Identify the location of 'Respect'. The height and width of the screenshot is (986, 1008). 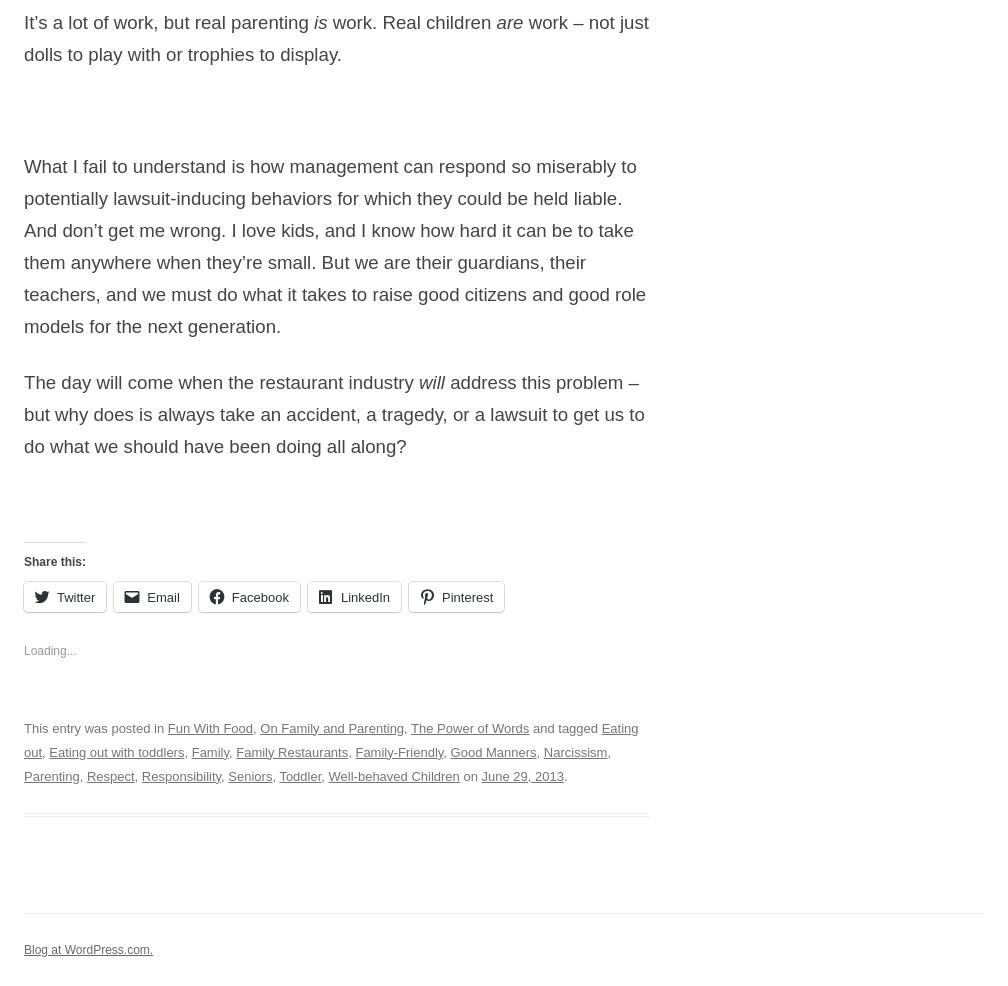
(109, 775).